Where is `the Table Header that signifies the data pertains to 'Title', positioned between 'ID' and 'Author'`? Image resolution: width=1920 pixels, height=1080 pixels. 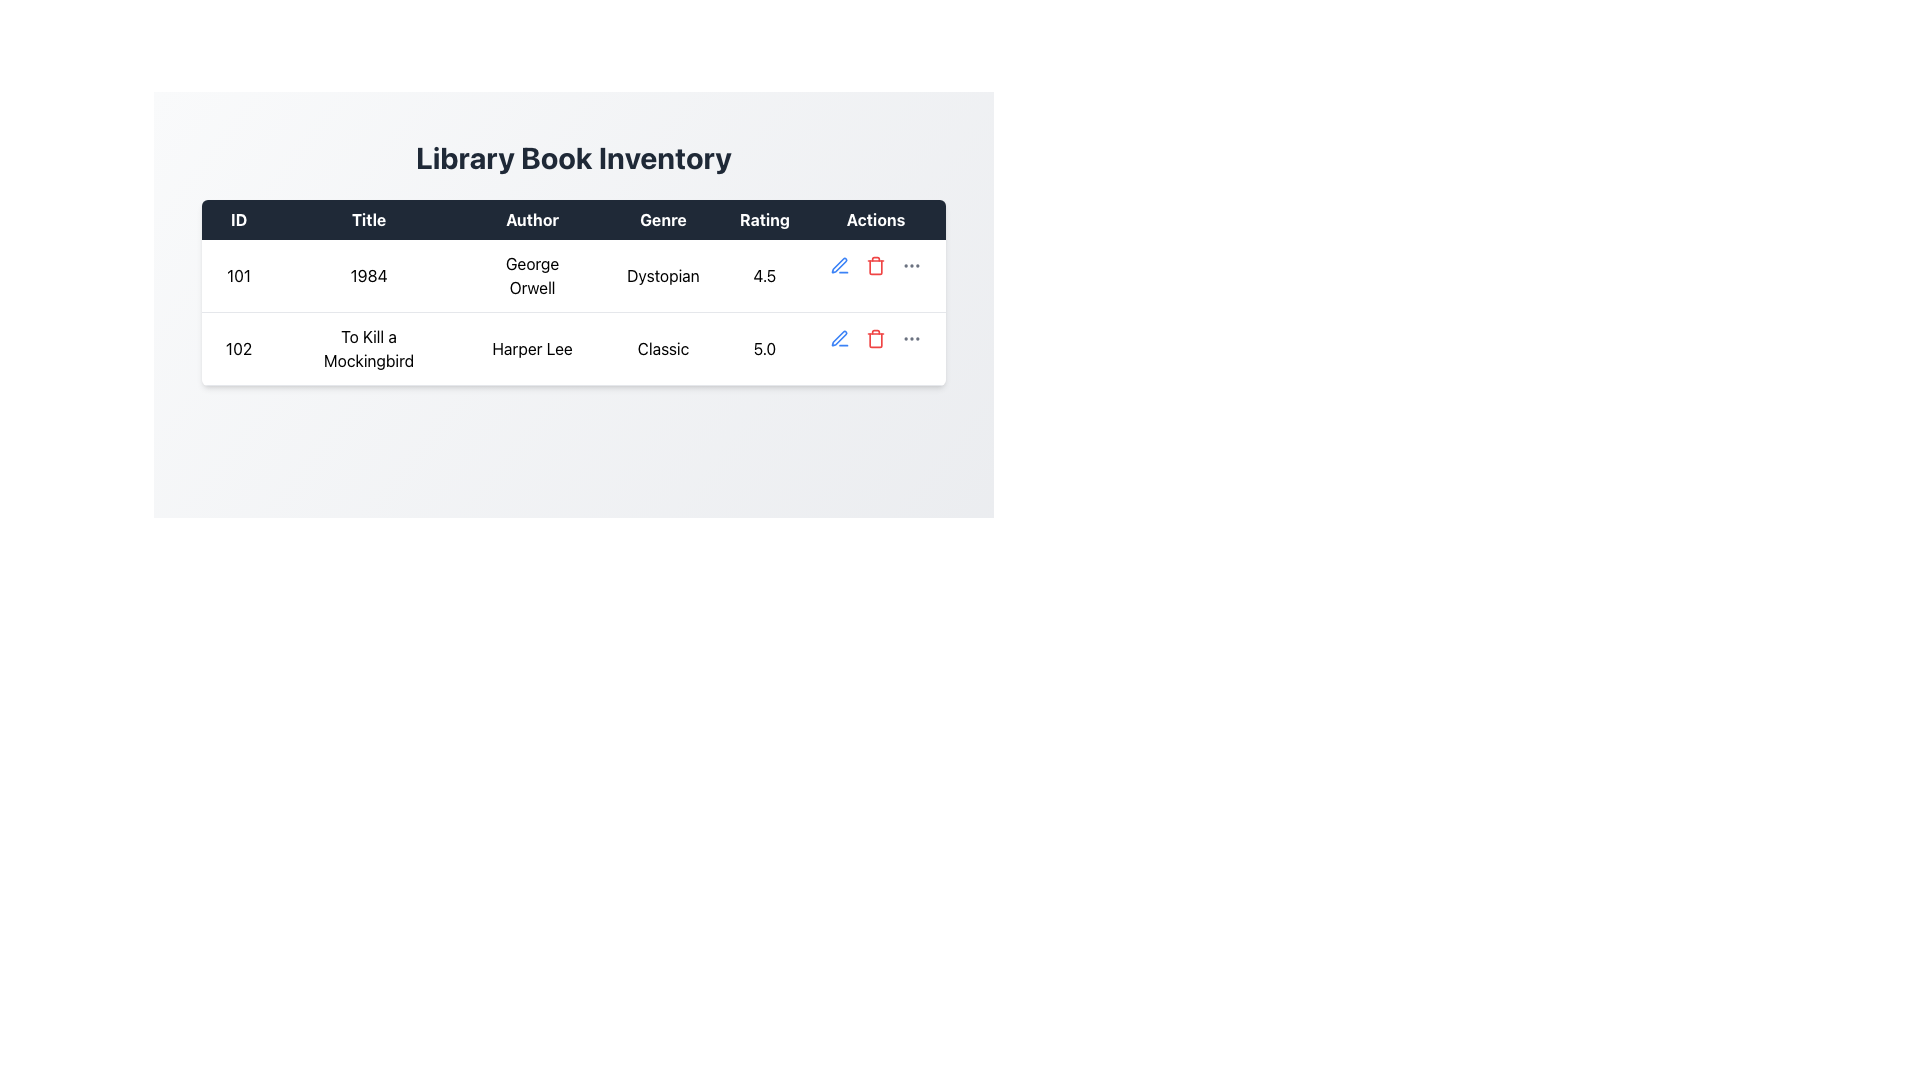
the Table Header that signifies the data pertains to 'Title', positioned between 'ID' and 'Author' is located at coordinates (369, 219).